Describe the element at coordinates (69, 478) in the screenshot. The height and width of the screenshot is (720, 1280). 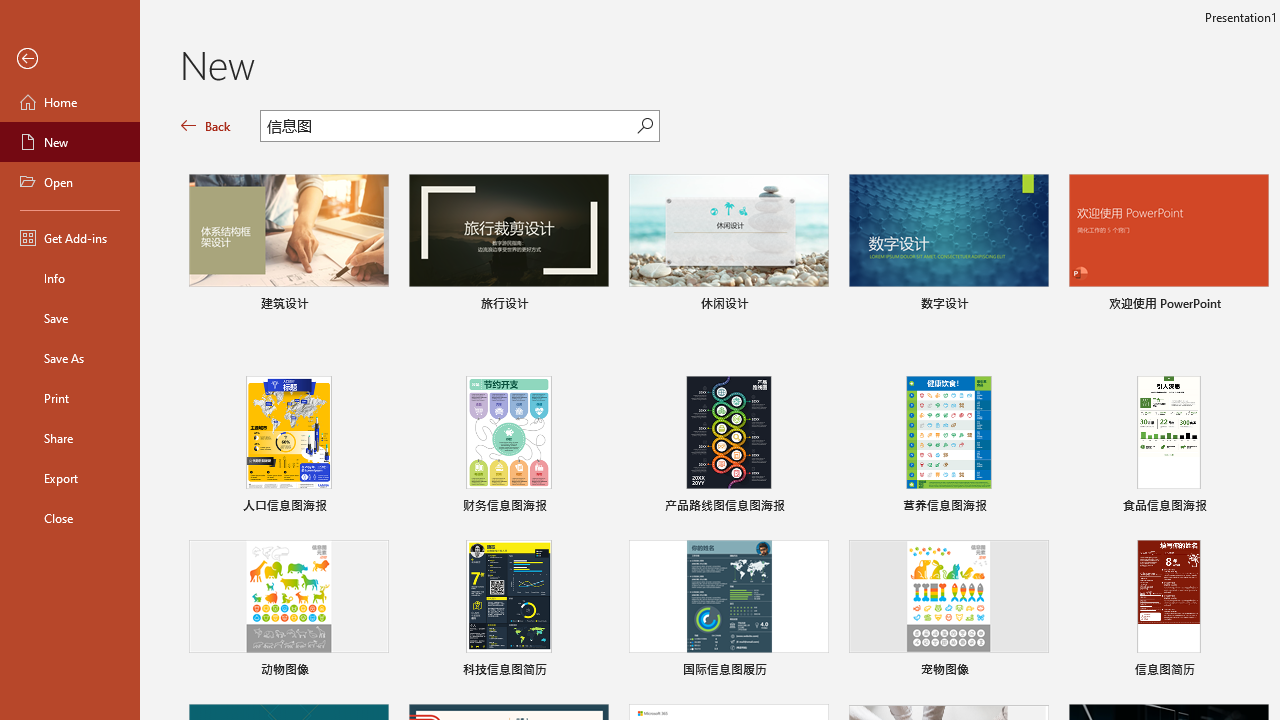
I see `'Export'` at that location.